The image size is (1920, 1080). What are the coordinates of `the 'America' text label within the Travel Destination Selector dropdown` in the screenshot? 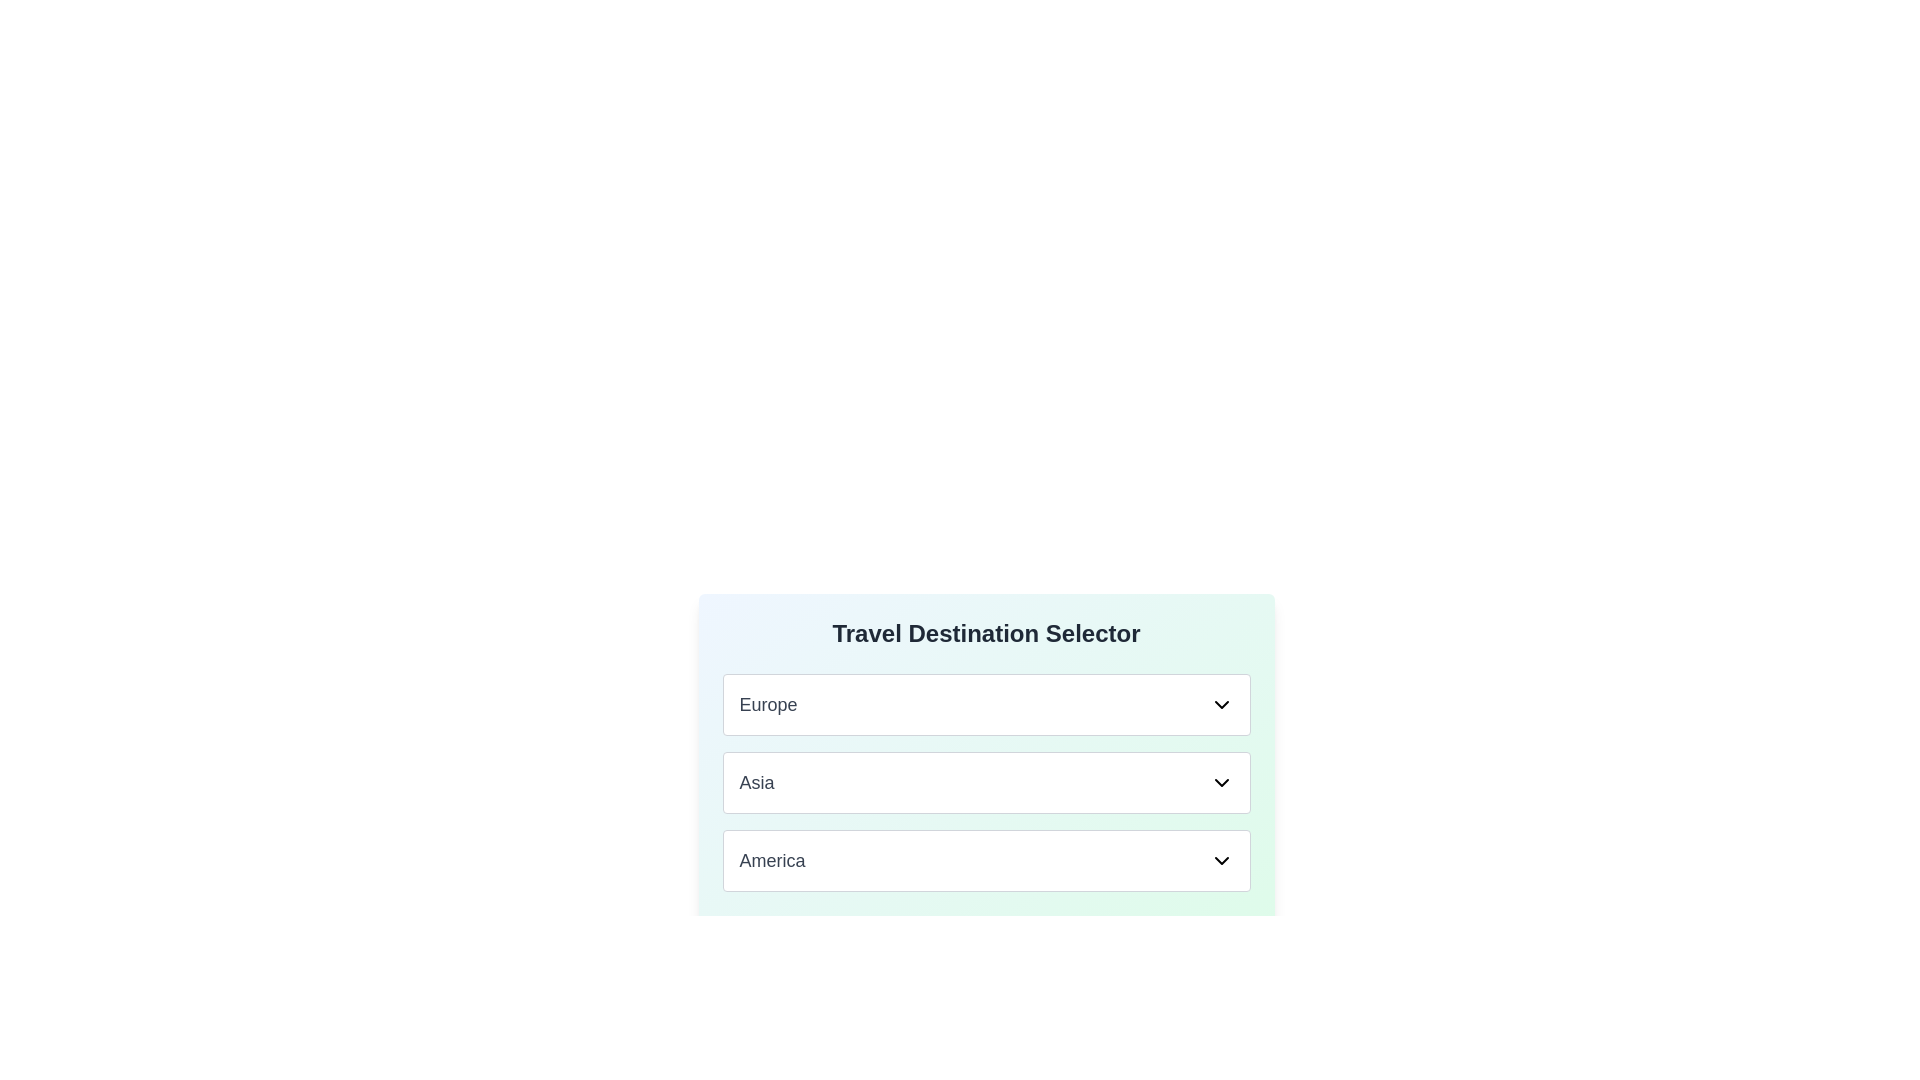 It's located at (771, 859).